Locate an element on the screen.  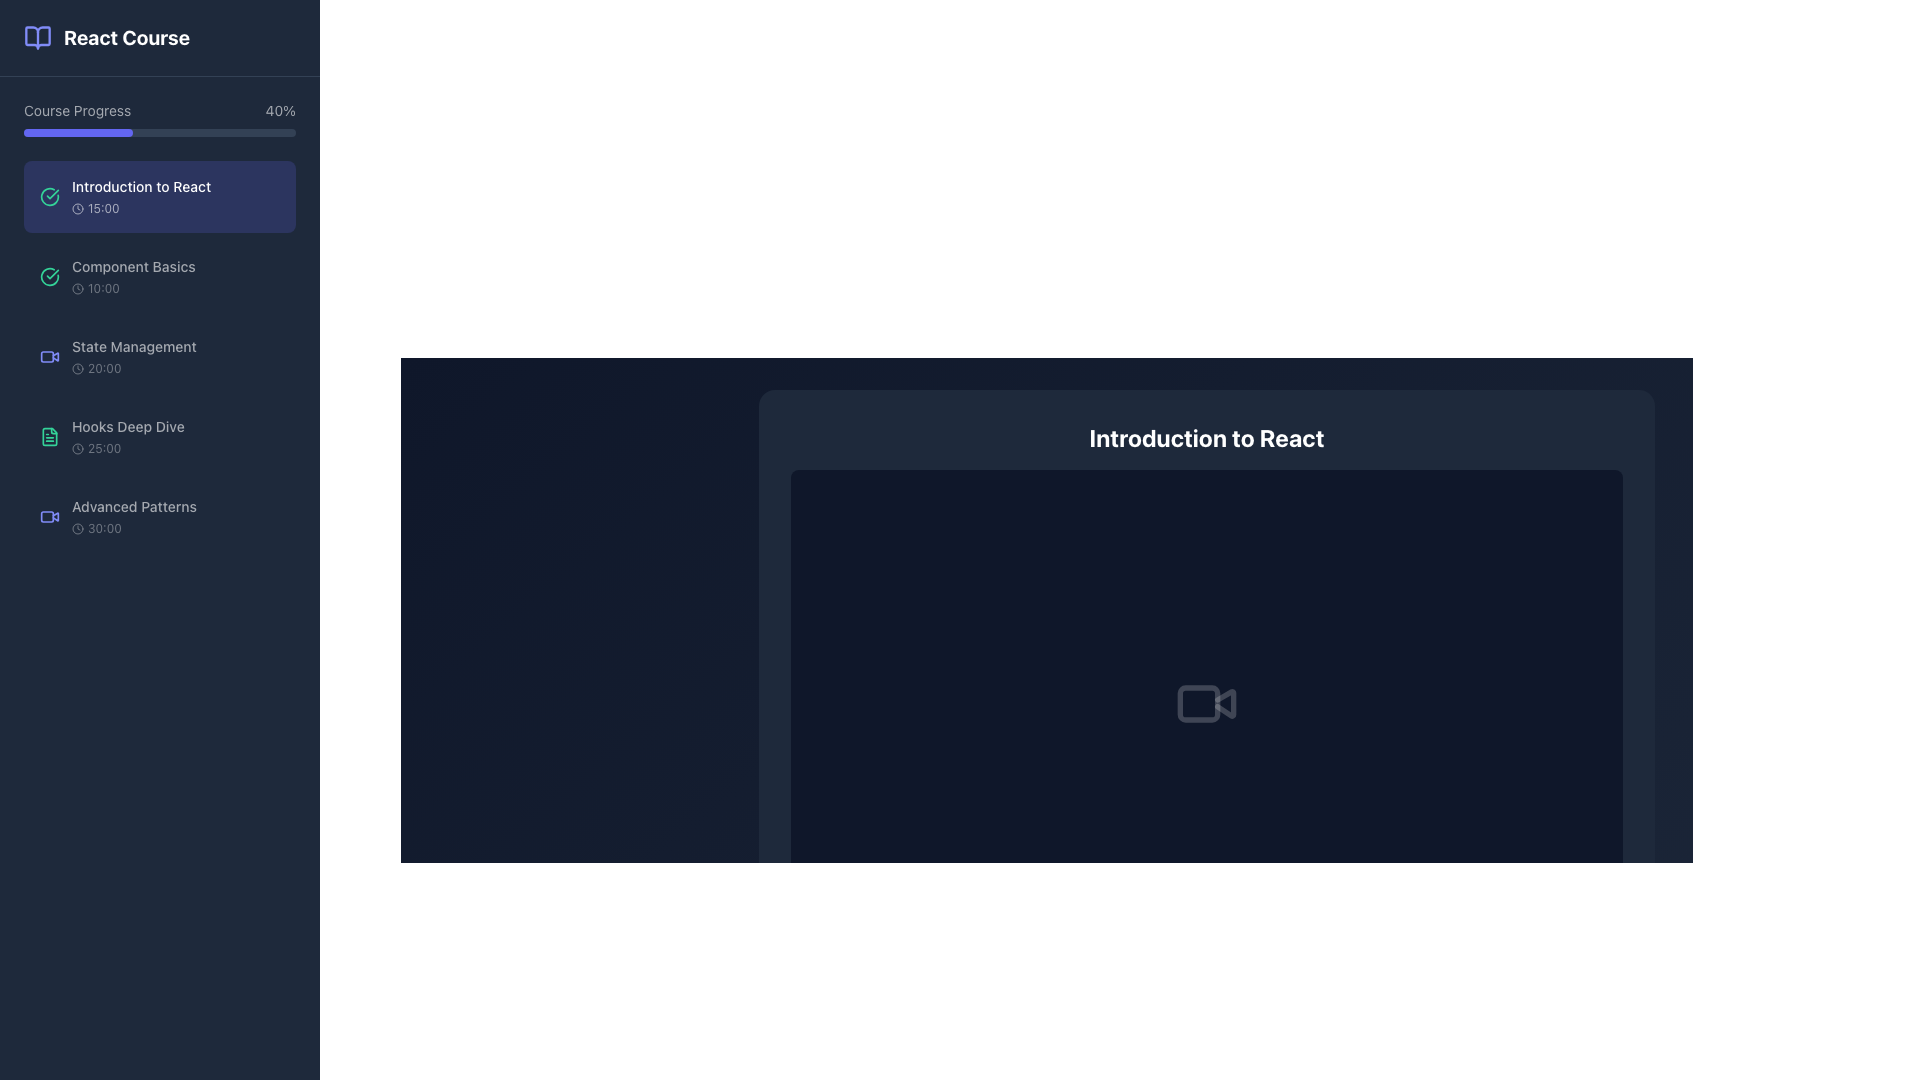
the clock icon located in the sidebar under 'Hooks Deep Dive', positioned to the left of the '25:00' text for potential interactions is located at coordinates (77, 447).